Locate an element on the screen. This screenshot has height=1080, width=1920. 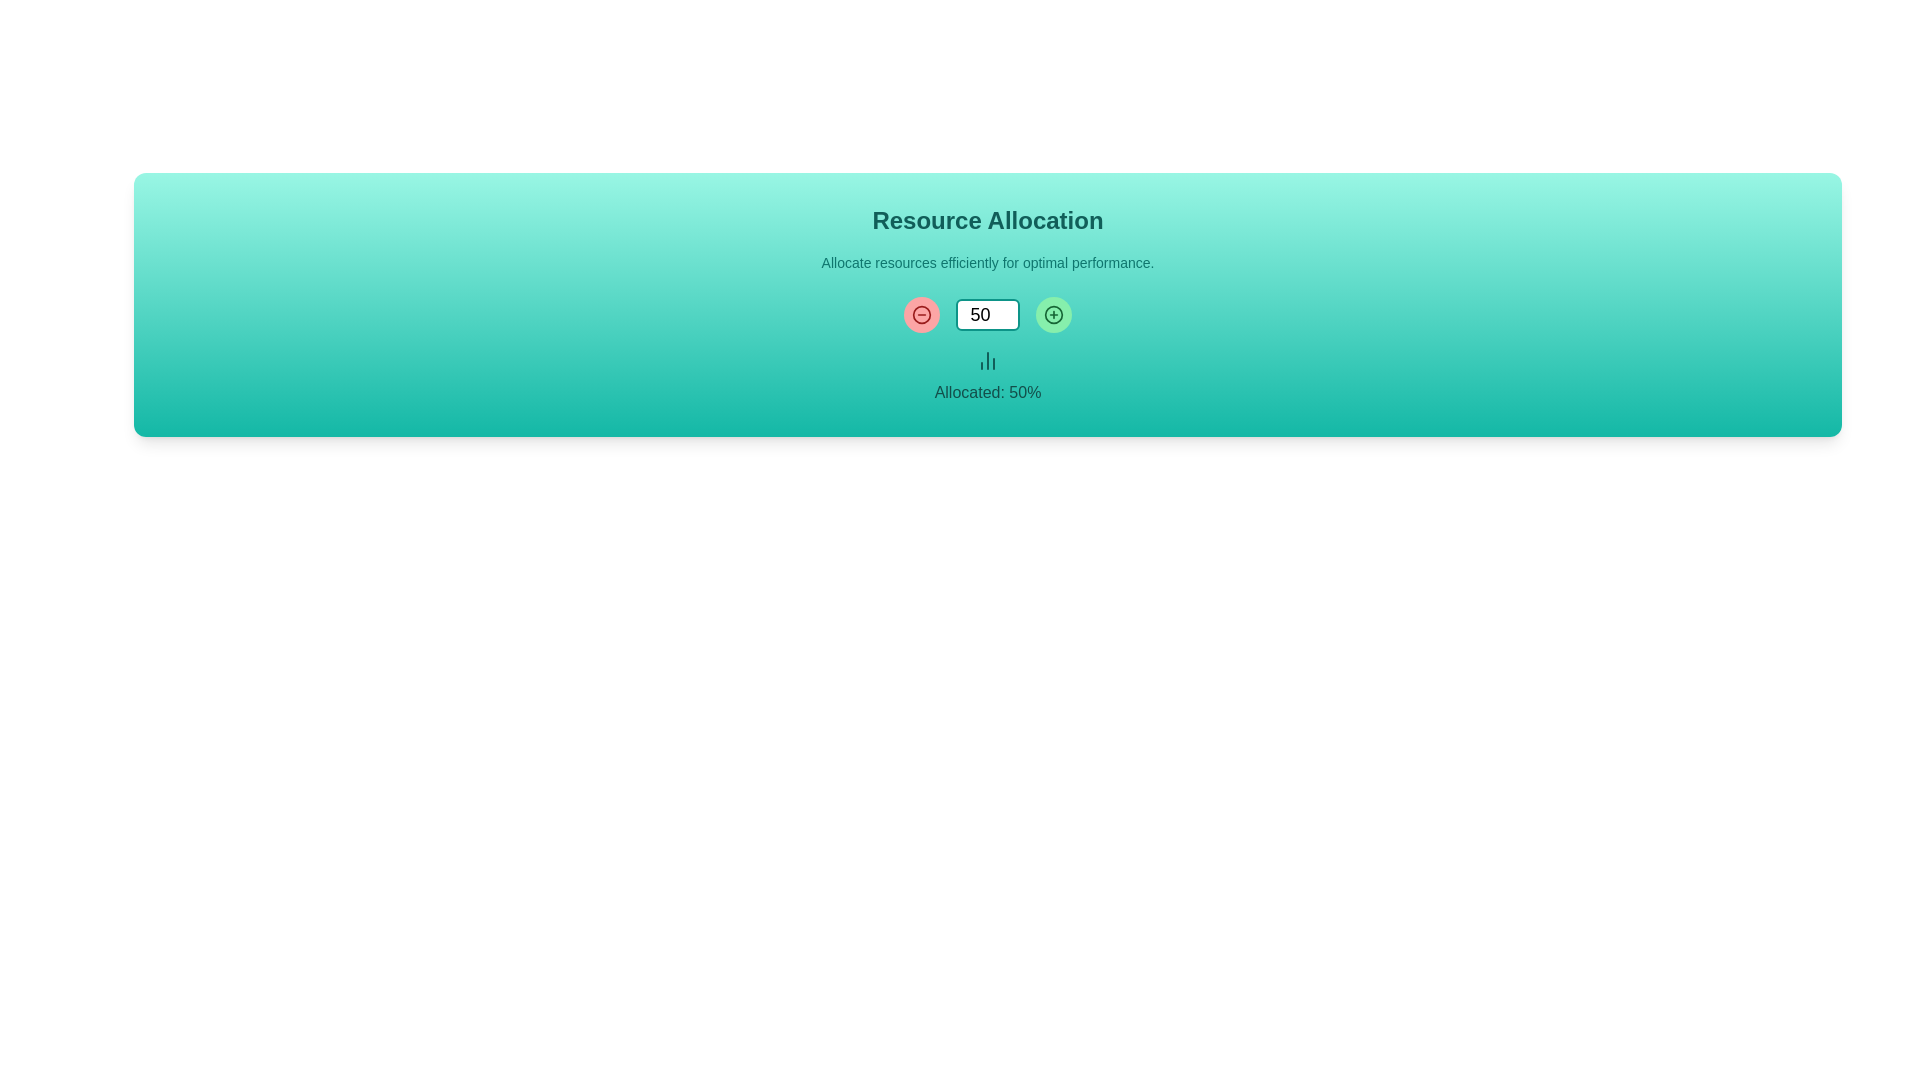
the text element that reads 'Allocate resources efficiently for optimal performance.' which is styled in teal color is located at coordinates (988, 261).